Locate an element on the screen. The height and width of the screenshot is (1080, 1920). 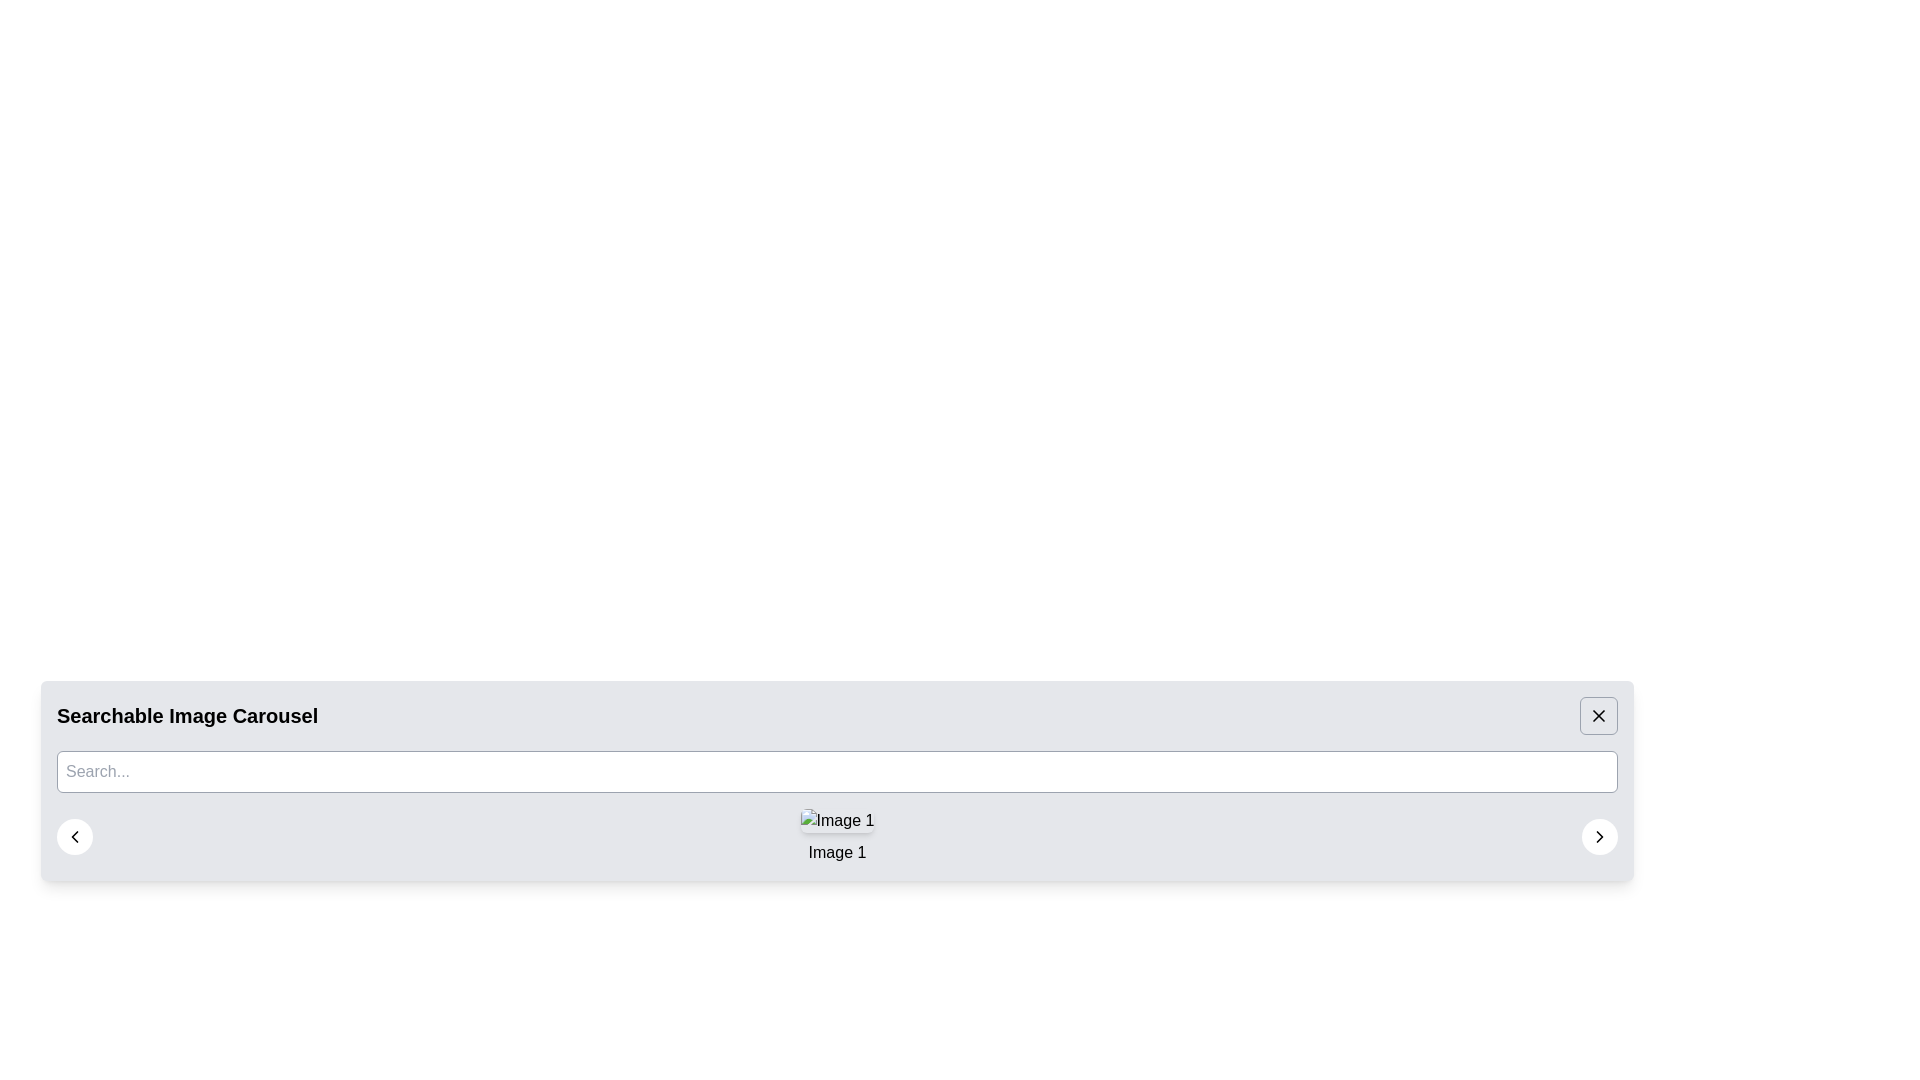
on the image block labeled 'Image 1' is located at coordinates (837, 837).